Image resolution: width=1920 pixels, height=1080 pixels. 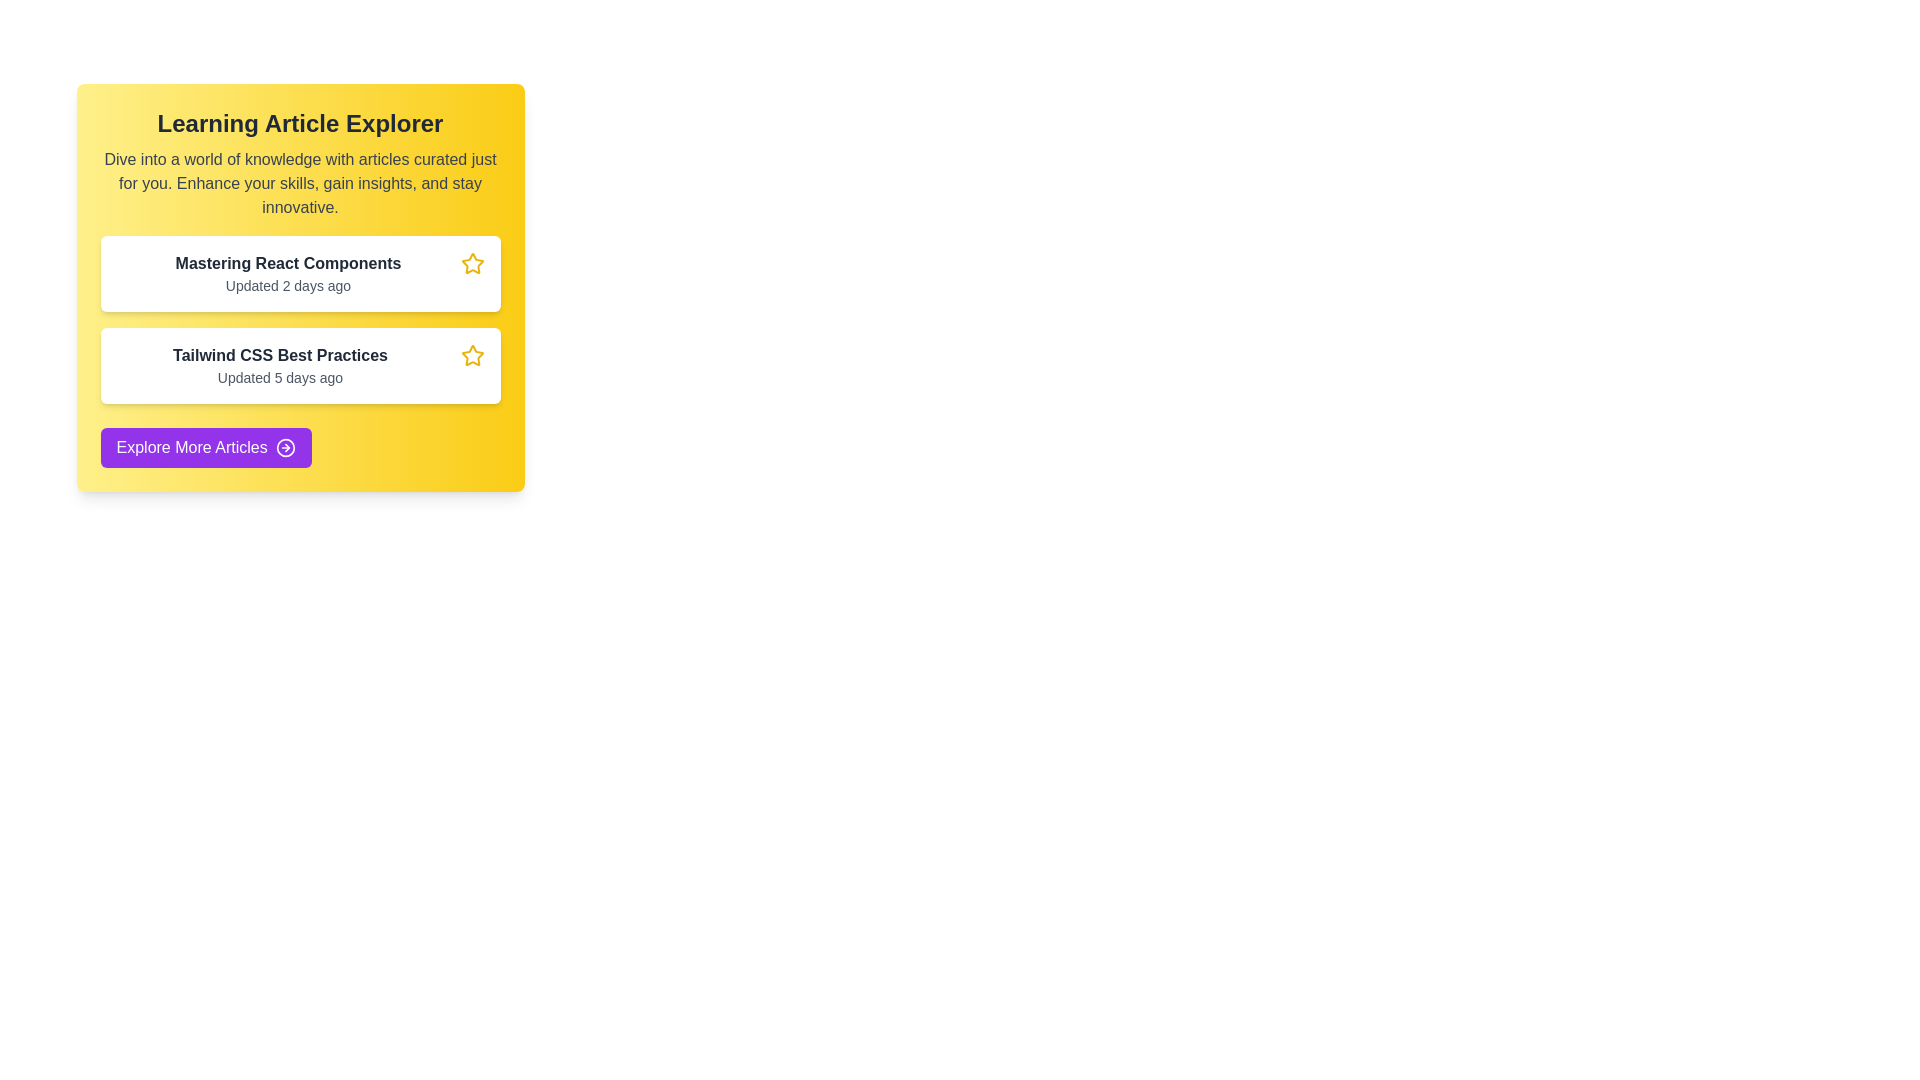 I want to click on the text display for the article title 'Mastering React Components', so click(x=287, y=262).